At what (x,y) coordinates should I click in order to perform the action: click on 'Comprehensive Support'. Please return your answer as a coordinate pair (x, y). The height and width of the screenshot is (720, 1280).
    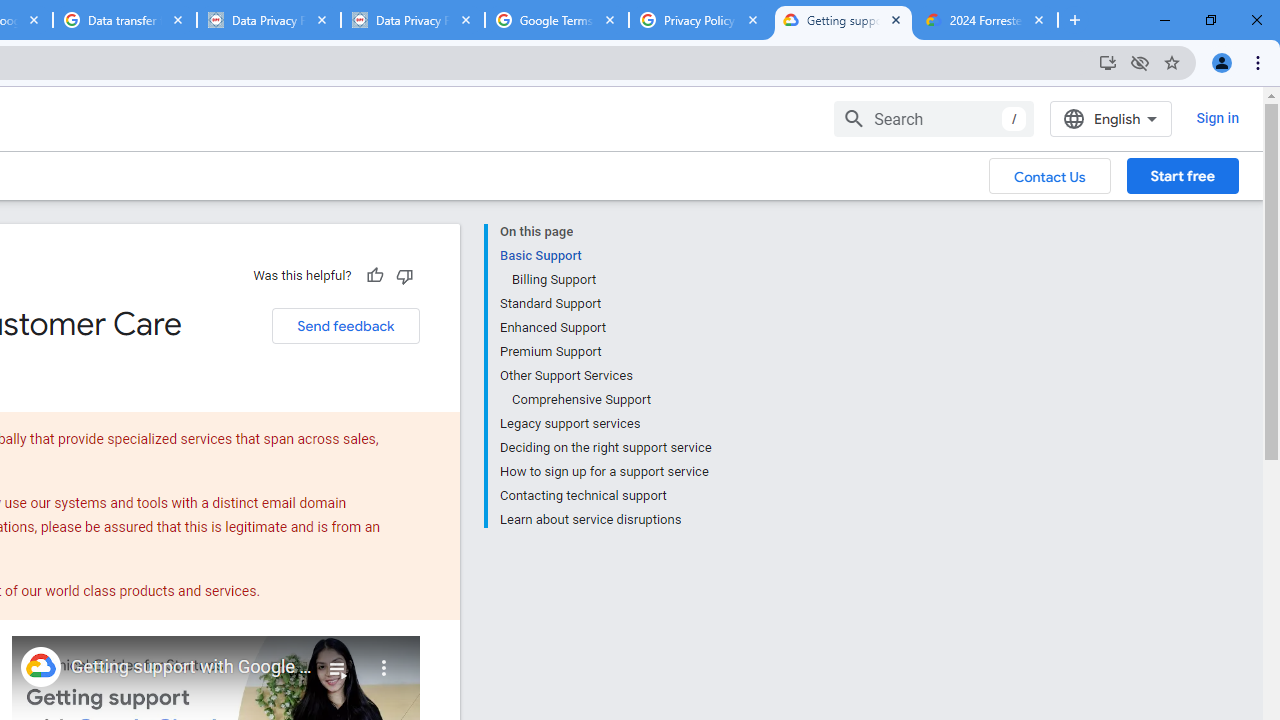
    Looking at the image, I should click on (610, 399).